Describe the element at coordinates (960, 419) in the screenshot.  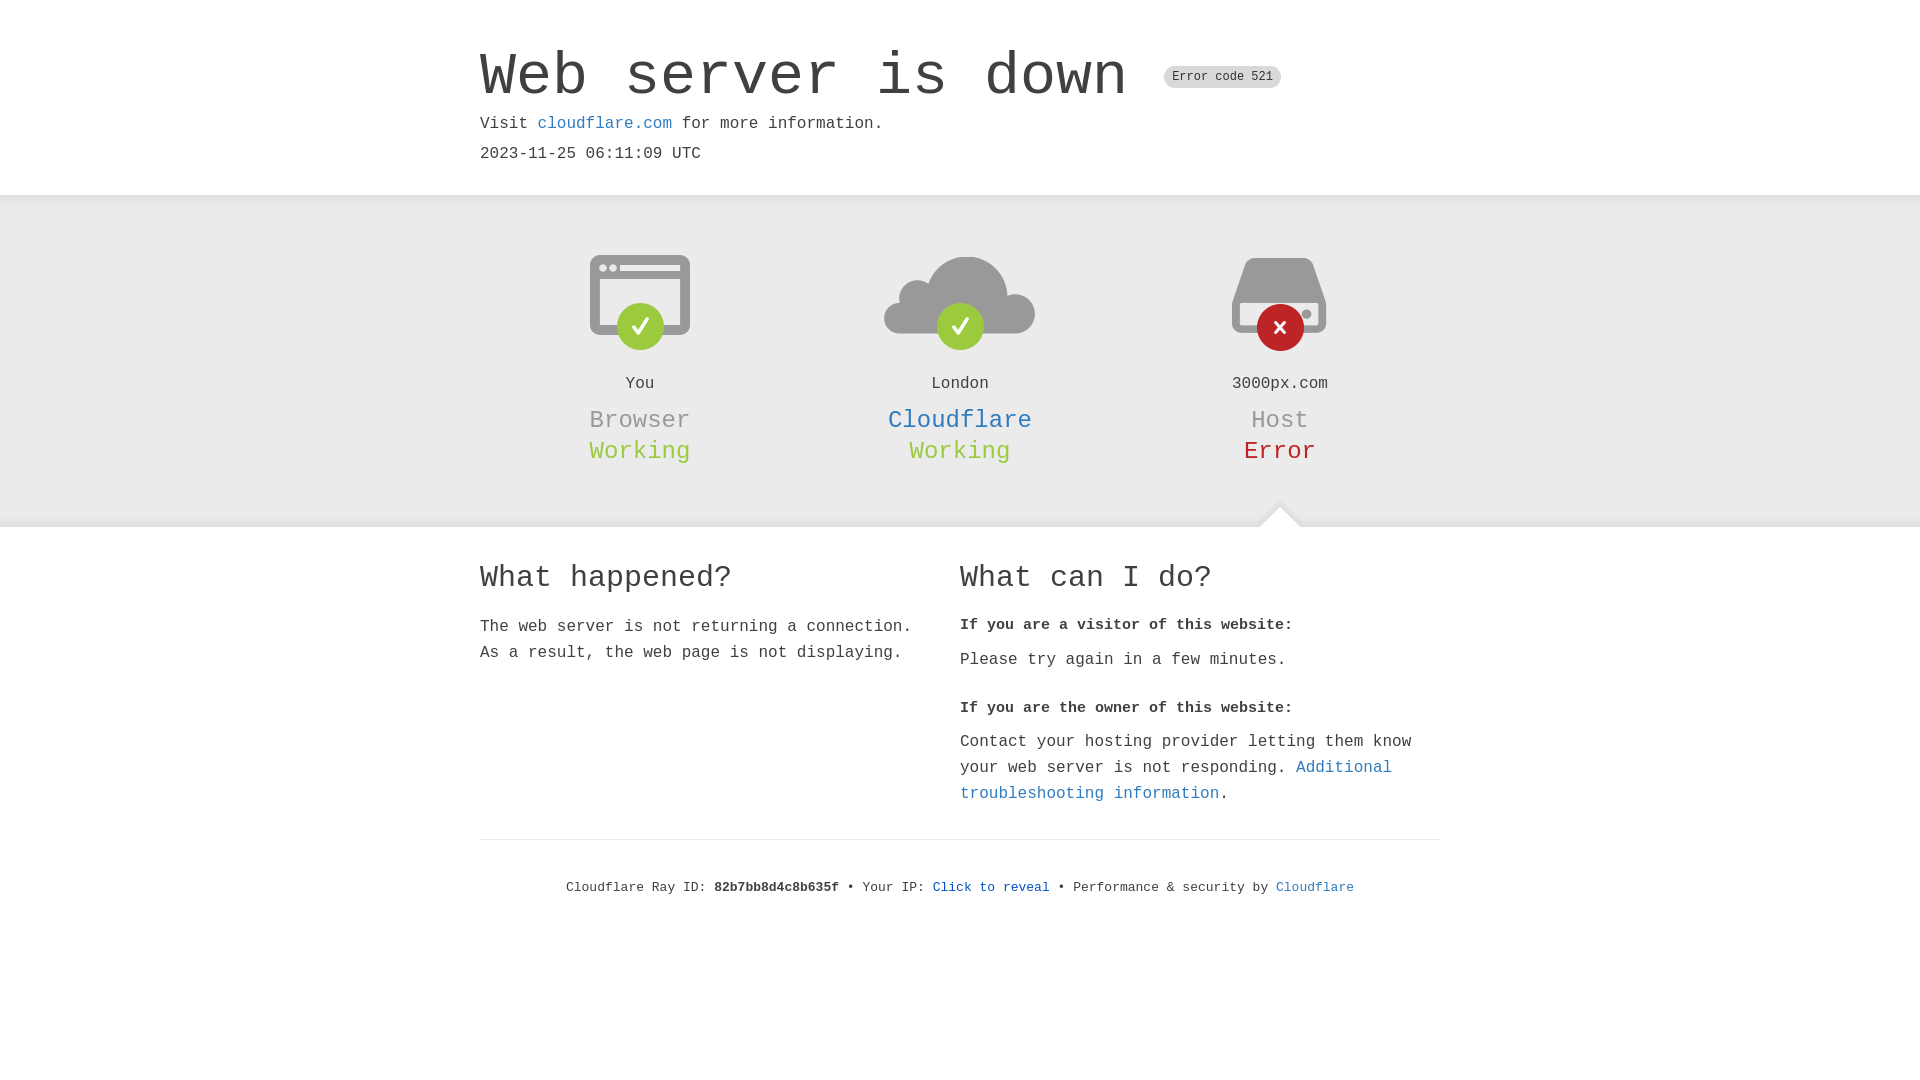
I see `'Cloudflare'` at that location.